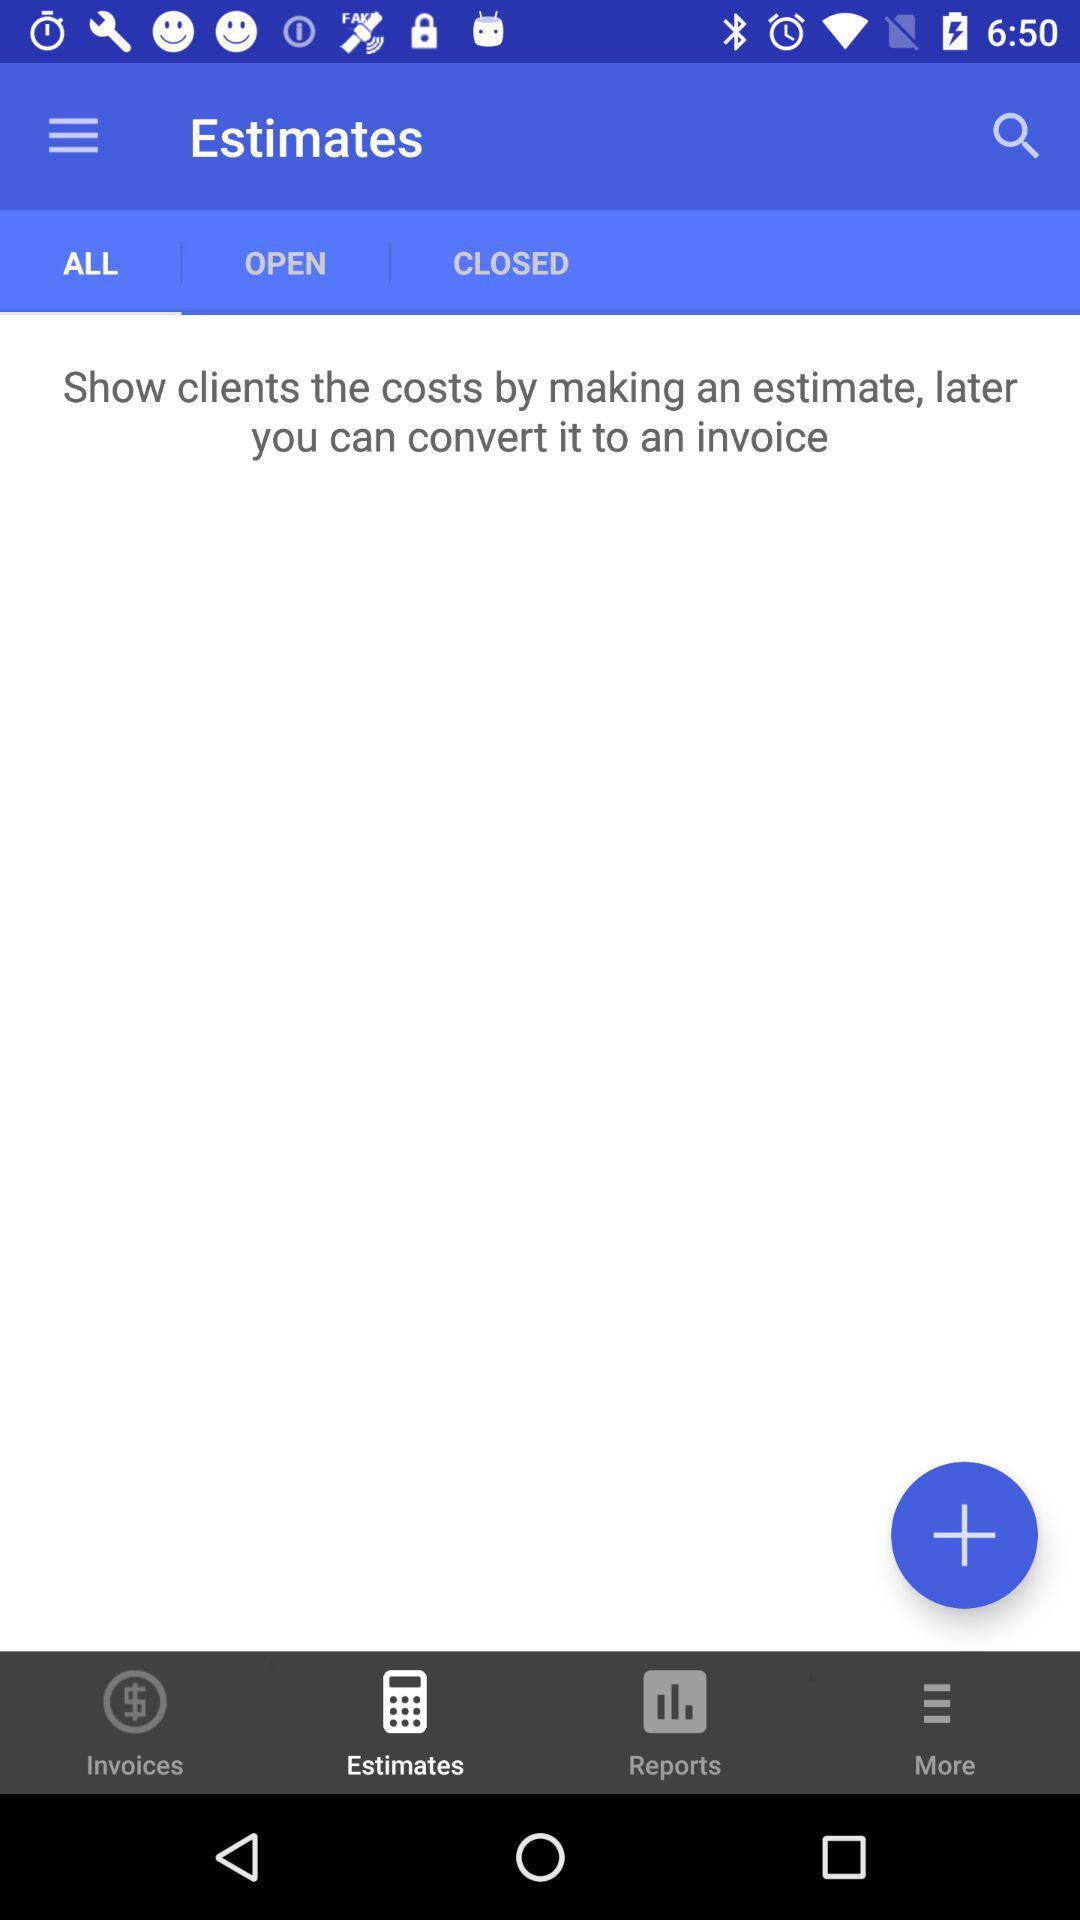 The height and width of the screenshot is (1920, 1080). I want to click on download, so click(963, 1534).